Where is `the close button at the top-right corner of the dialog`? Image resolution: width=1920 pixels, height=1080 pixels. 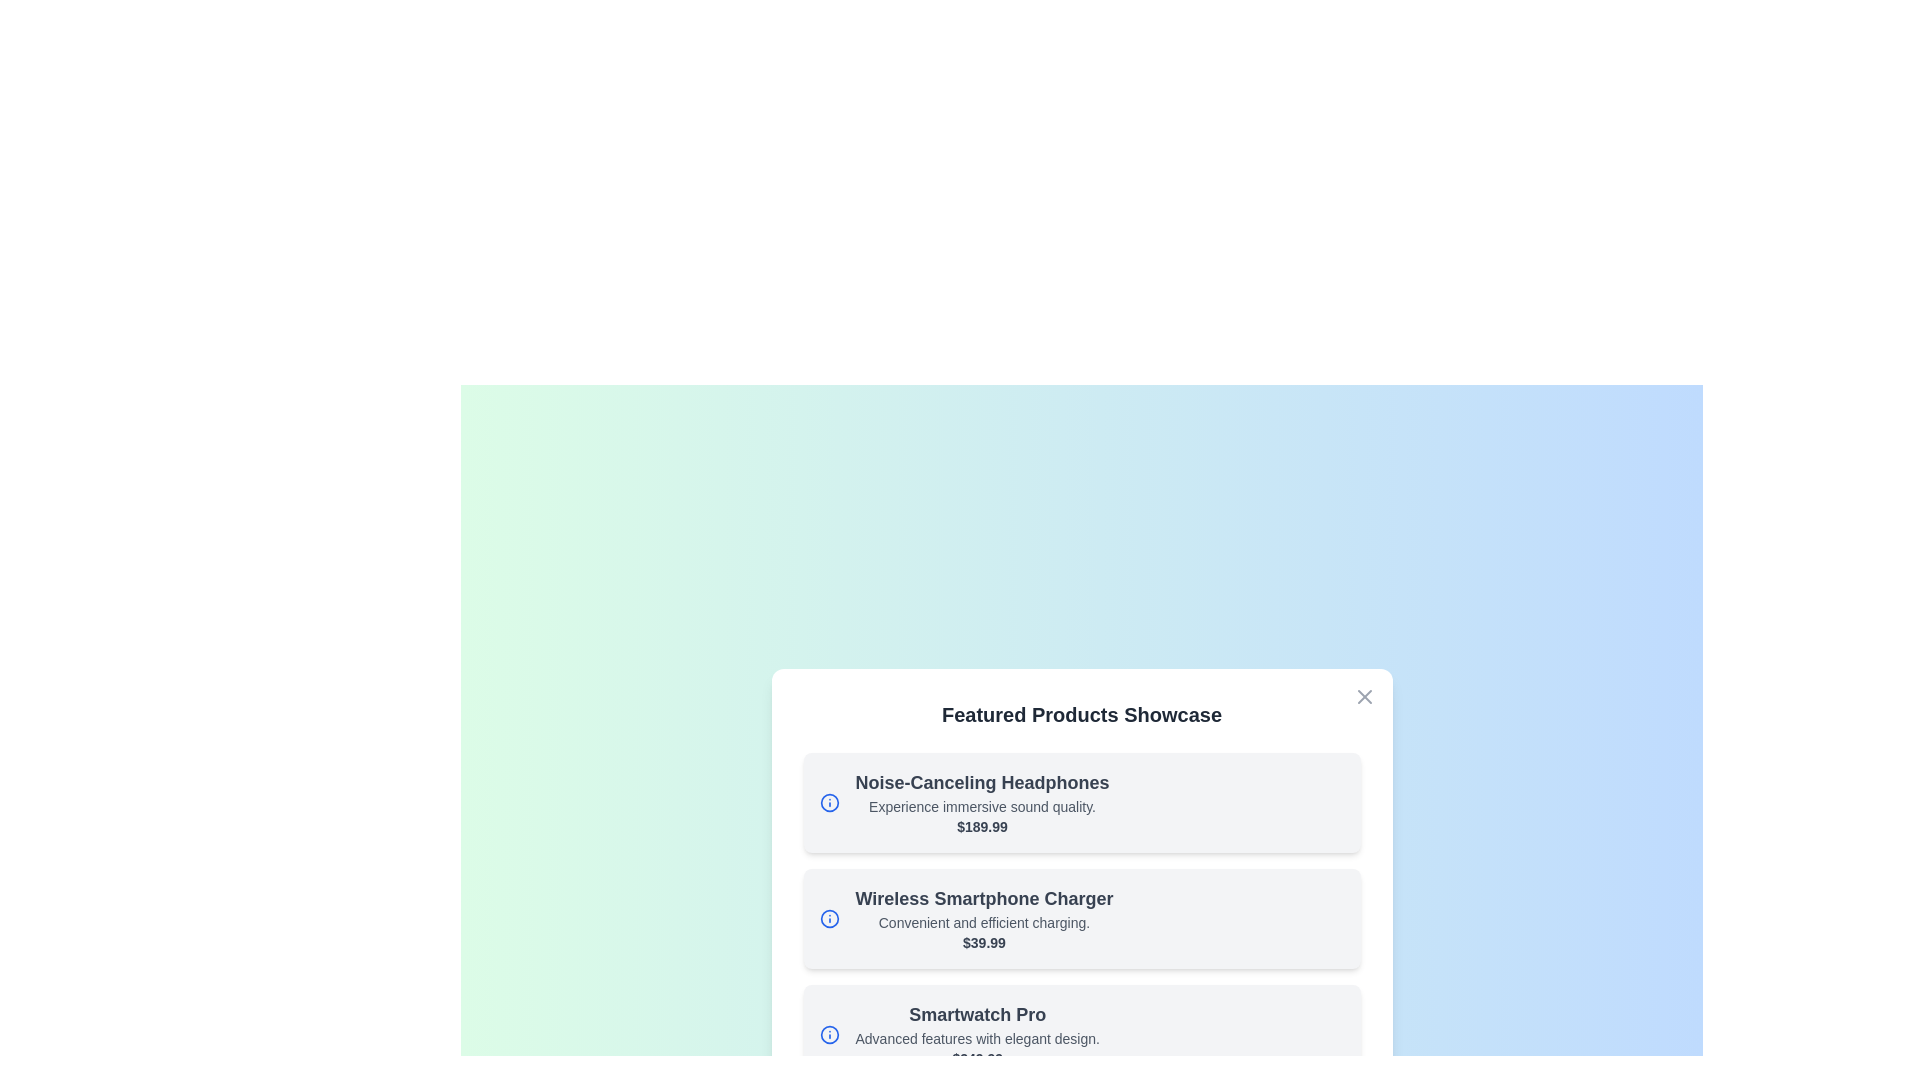 the close button at the top-right corner of the dialog is located at coordinates (1363, 696).